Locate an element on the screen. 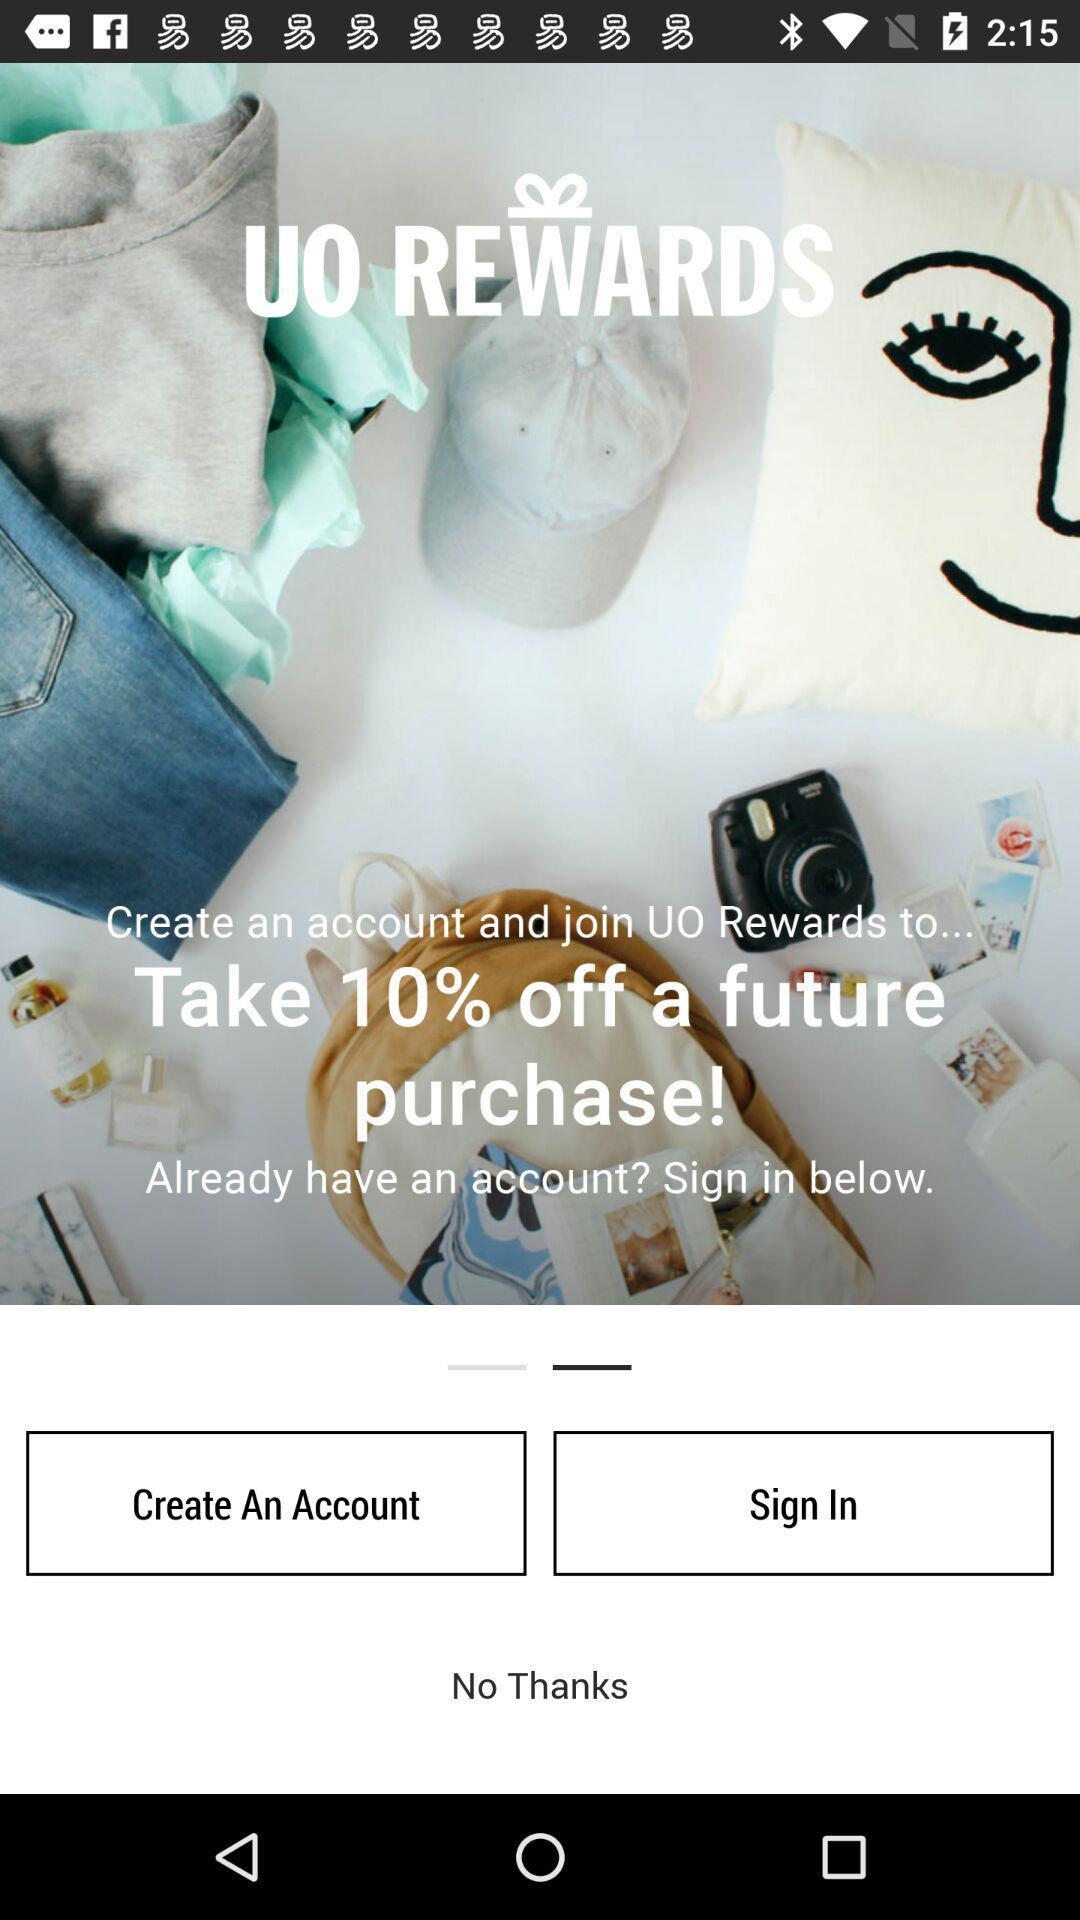  icon next to create an account icon is located at coordinates (802, 1503).